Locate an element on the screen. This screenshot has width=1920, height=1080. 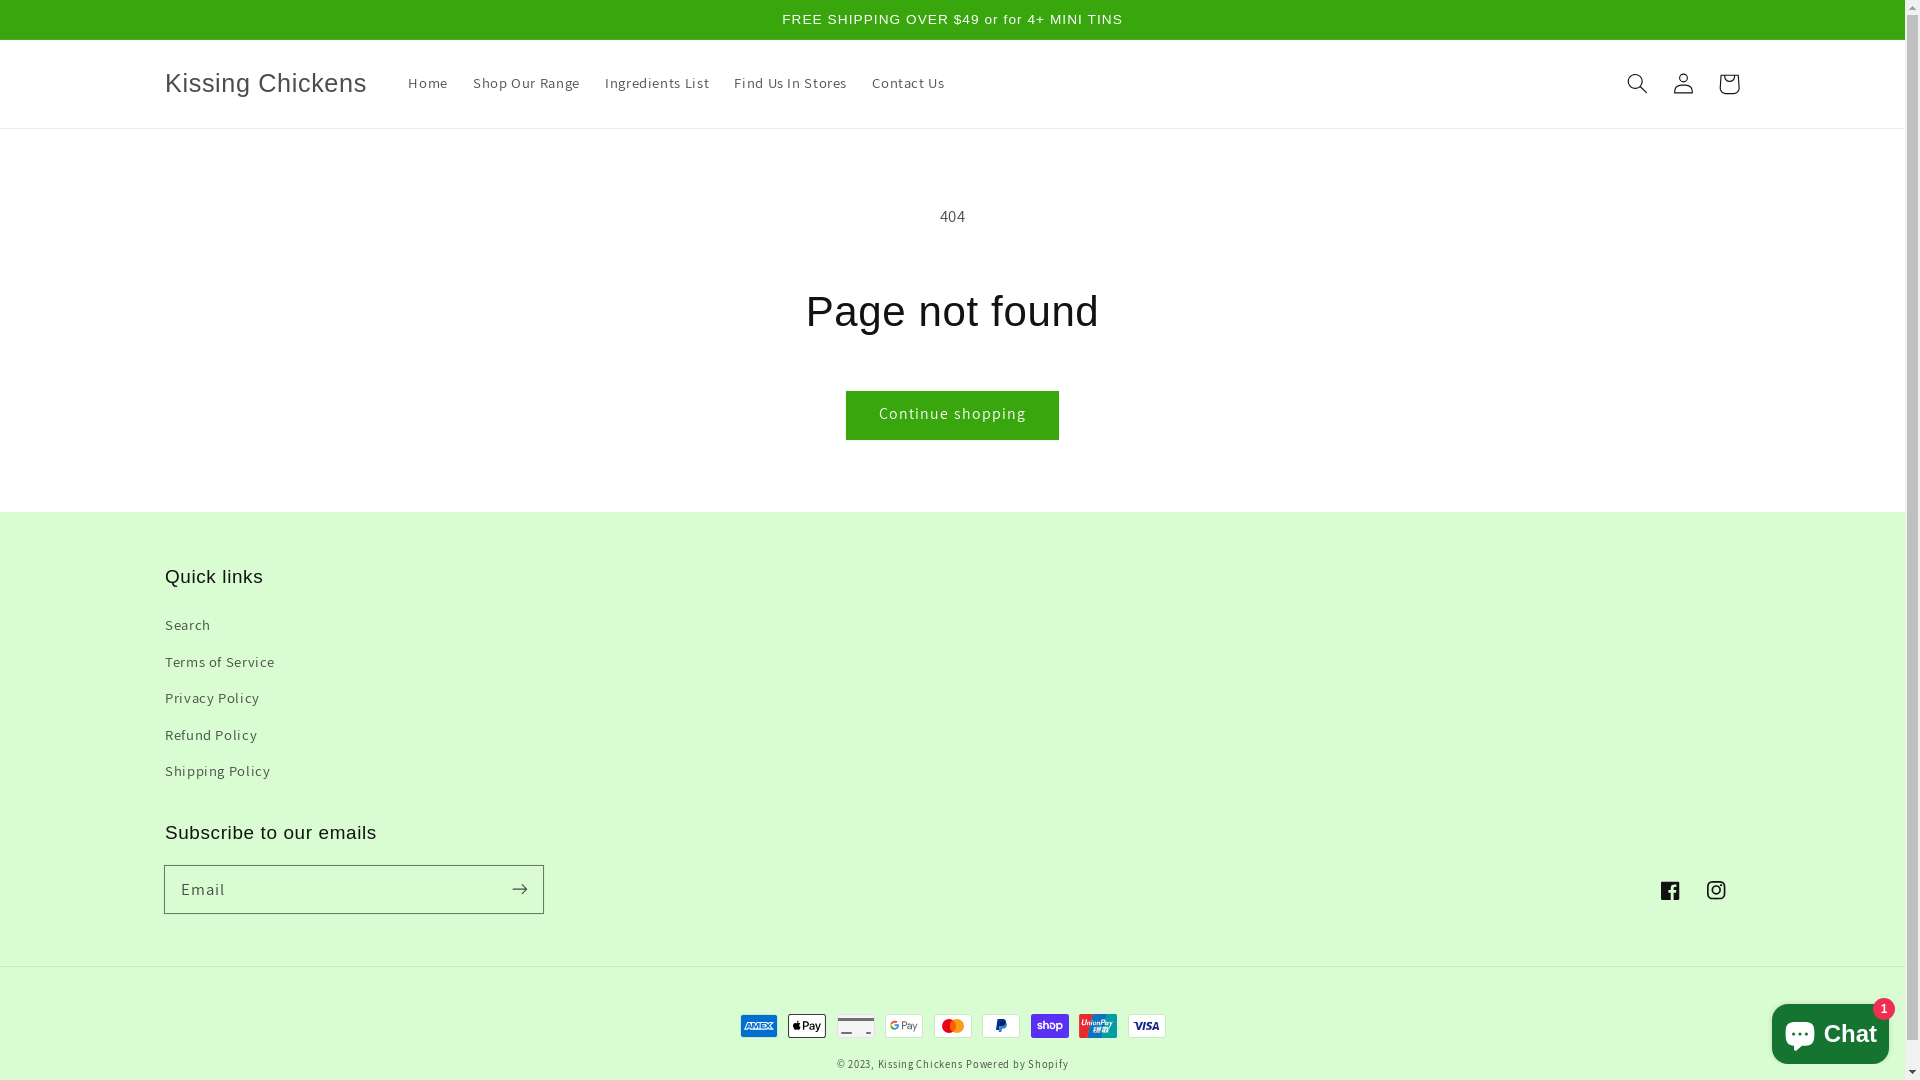
'Find Us In Stores' is located at coordinates (720, 83).